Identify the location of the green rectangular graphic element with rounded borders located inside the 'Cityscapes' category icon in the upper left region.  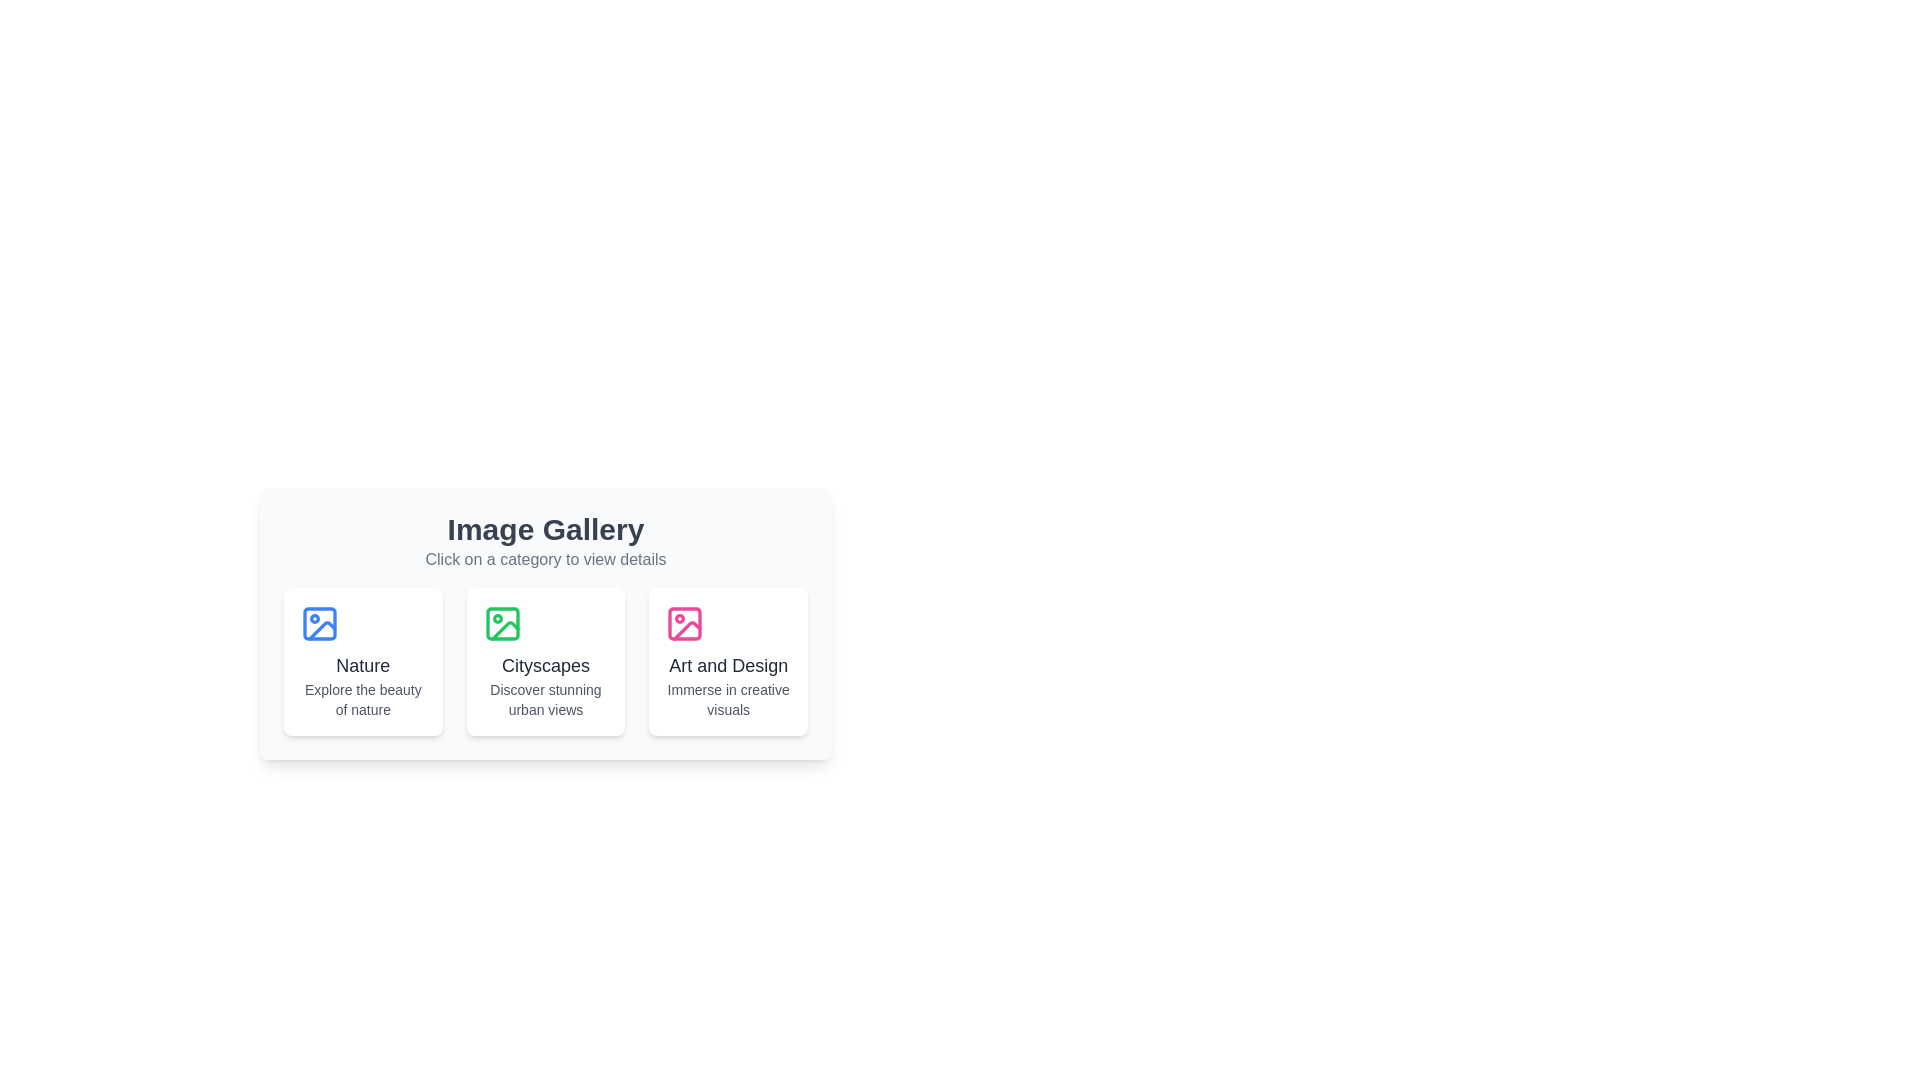
(502, 623).